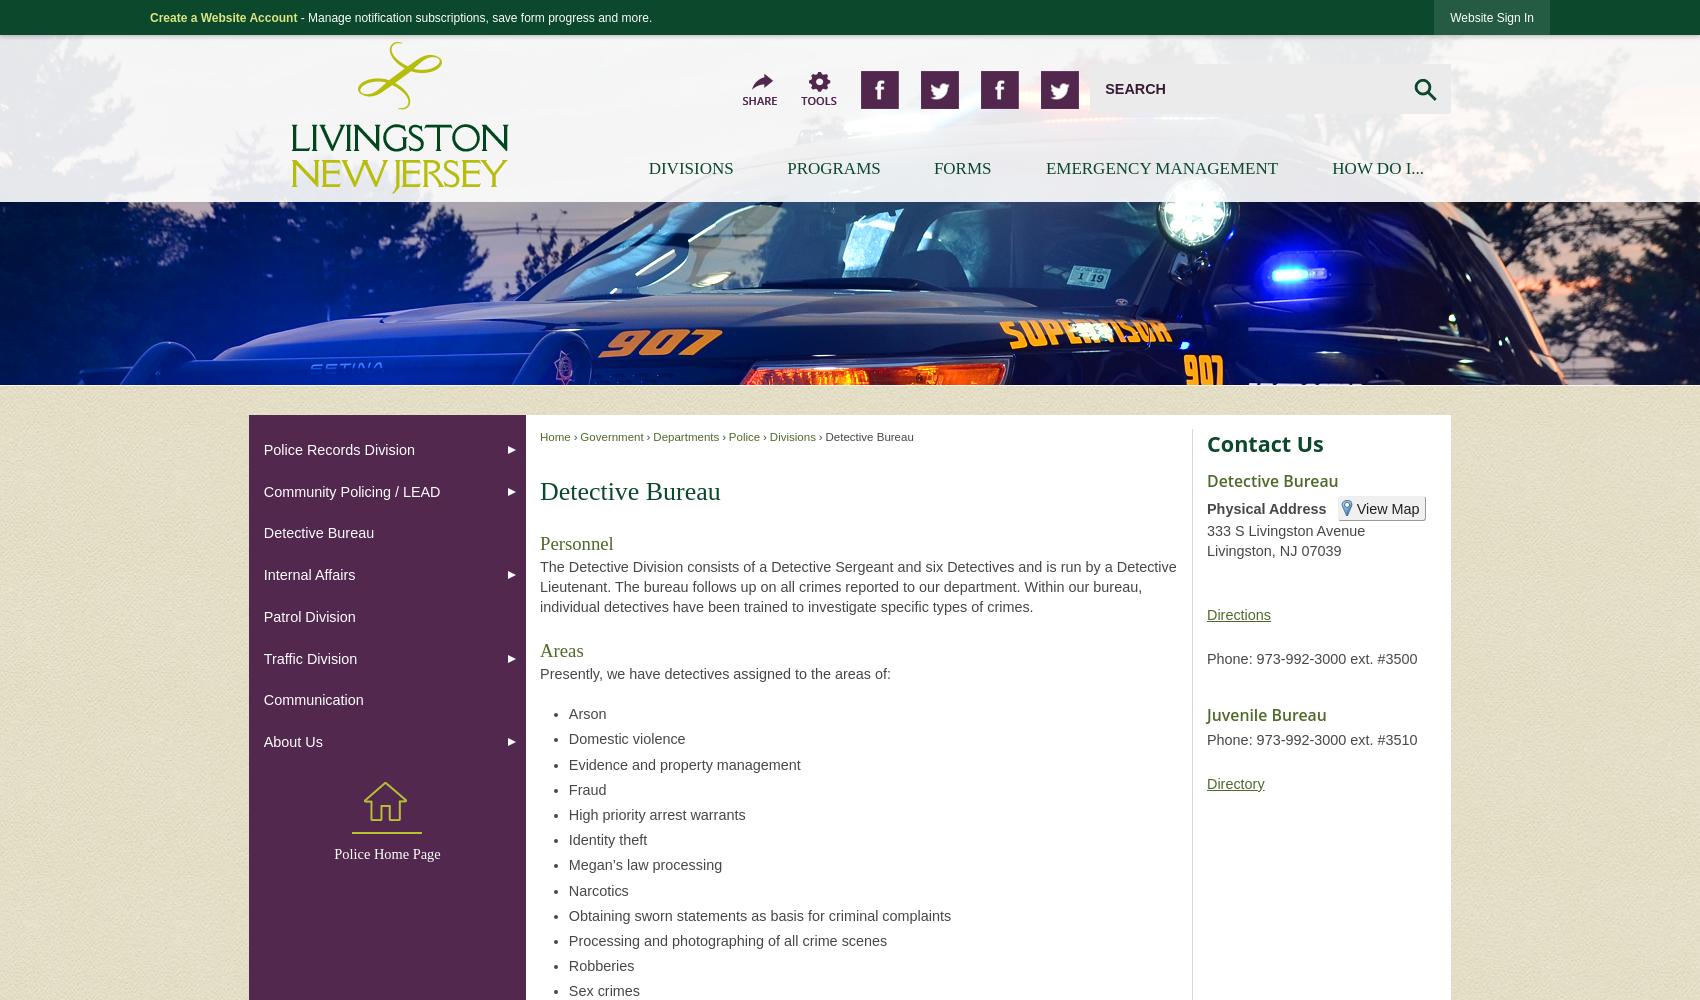 This screenshot has width=1700, height=1000. What do you see at coordinates (566, 939) in the screenshot?
I see `'Processing and photographing of all crime scenes'` at bounding box center [566, 939].